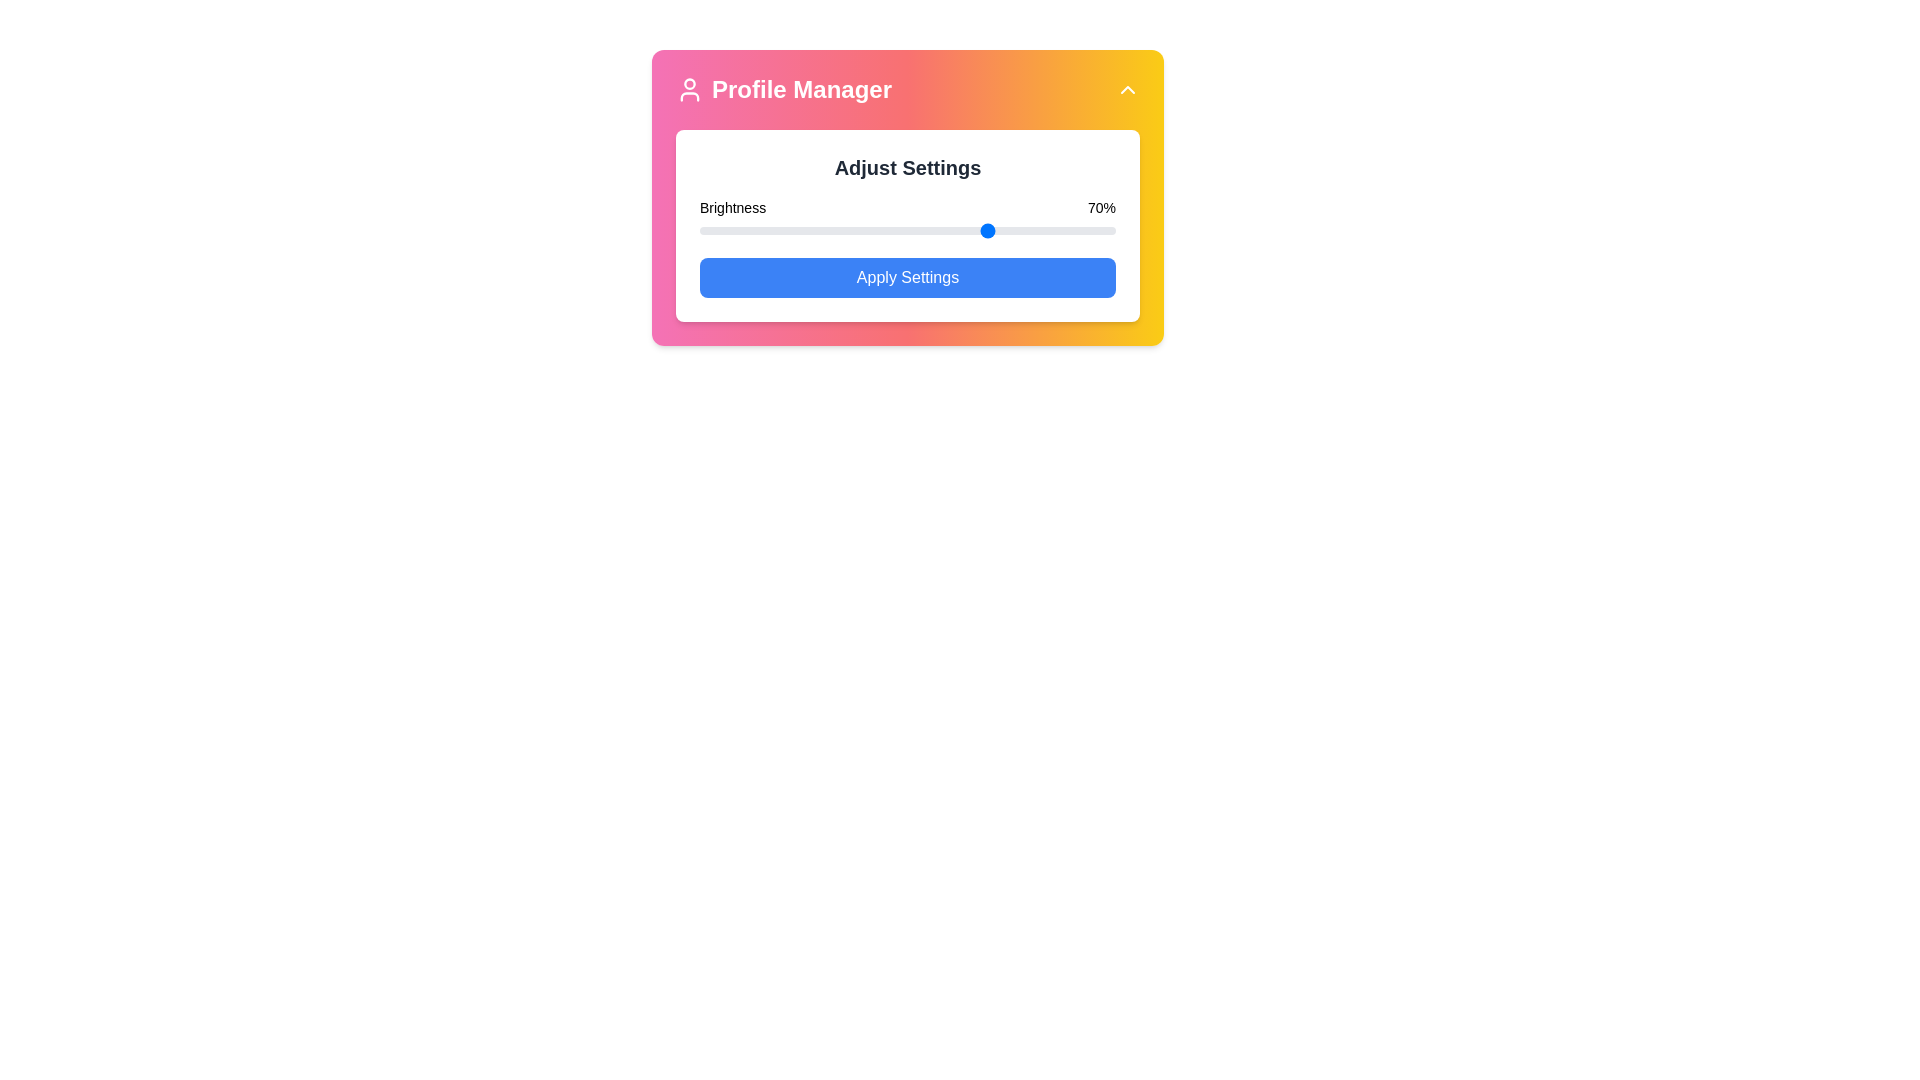 This screenshot has width=1920, height=1080. Describe the element at coordinates (690, 96) in the screenshot. I see `the lower half of the user-profile icon component in the SVG structure, which is located at the top-left corner of the application card, next to the 'Profile Manager' text` at that location.